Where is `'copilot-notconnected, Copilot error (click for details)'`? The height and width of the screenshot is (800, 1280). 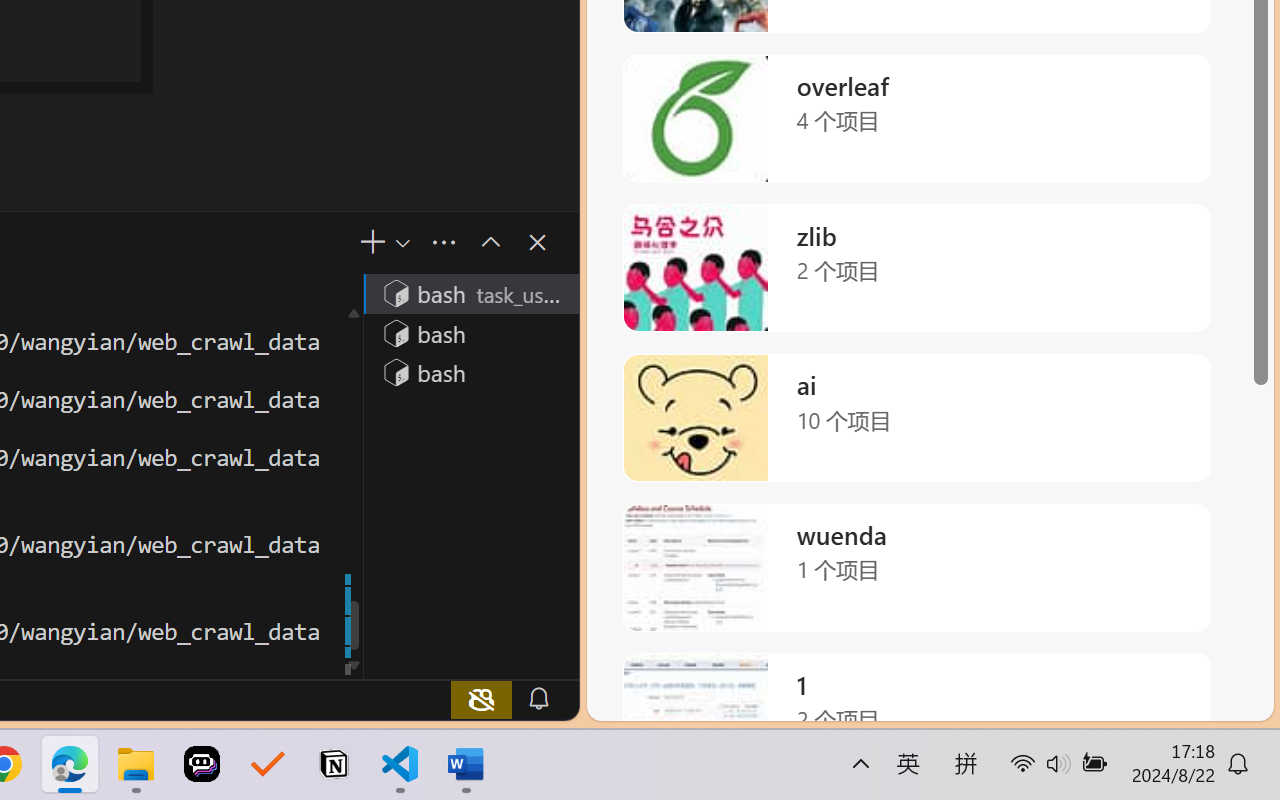 'copilot-notconnected, Copilot error (click for details)' is located at coordinates (481, 698).